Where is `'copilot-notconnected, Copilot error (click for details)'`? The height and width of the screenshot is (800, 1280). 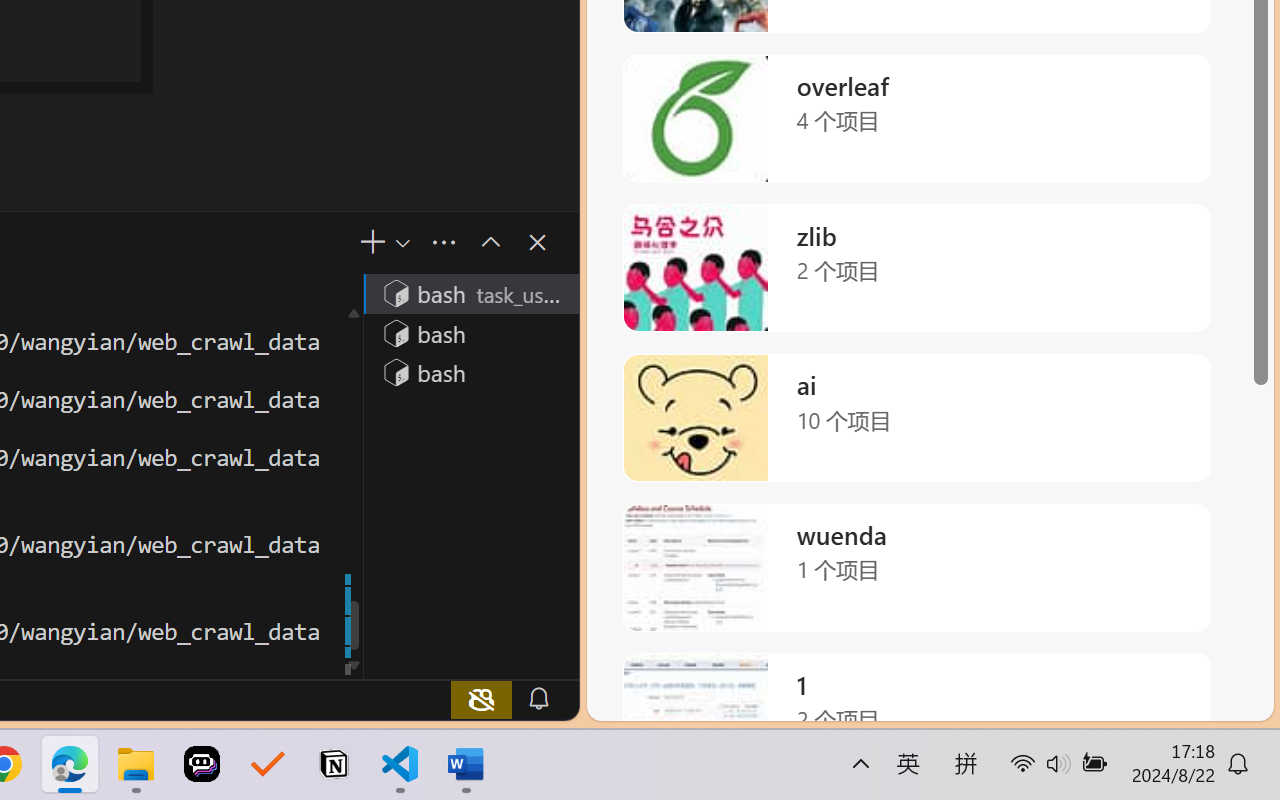 'copilot-notconnected, Copilot error (click for details)' is located at coordinates (481, 698).